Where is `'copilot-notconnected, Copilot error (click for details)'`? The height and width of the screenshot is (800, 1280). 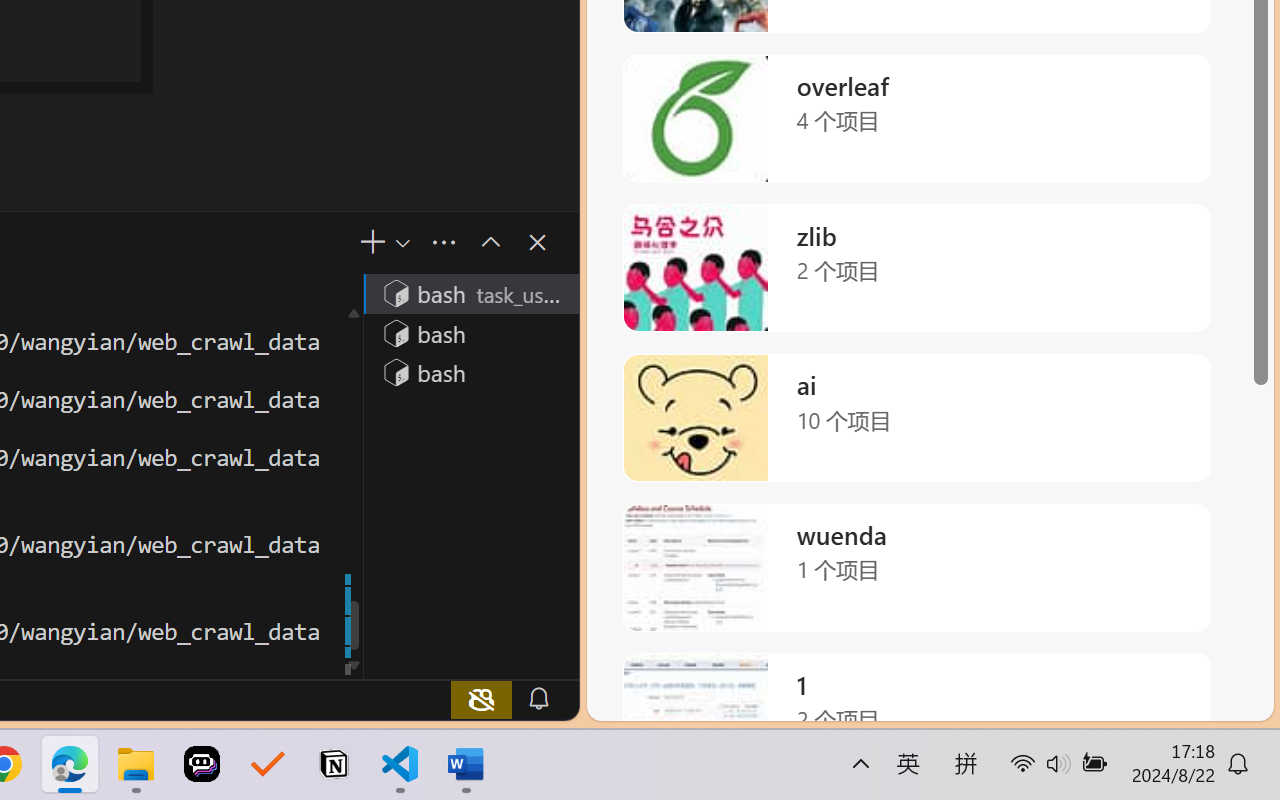 'copilot-notconnected, Copilot error (click for details)' is located at coordinates (481, 698).